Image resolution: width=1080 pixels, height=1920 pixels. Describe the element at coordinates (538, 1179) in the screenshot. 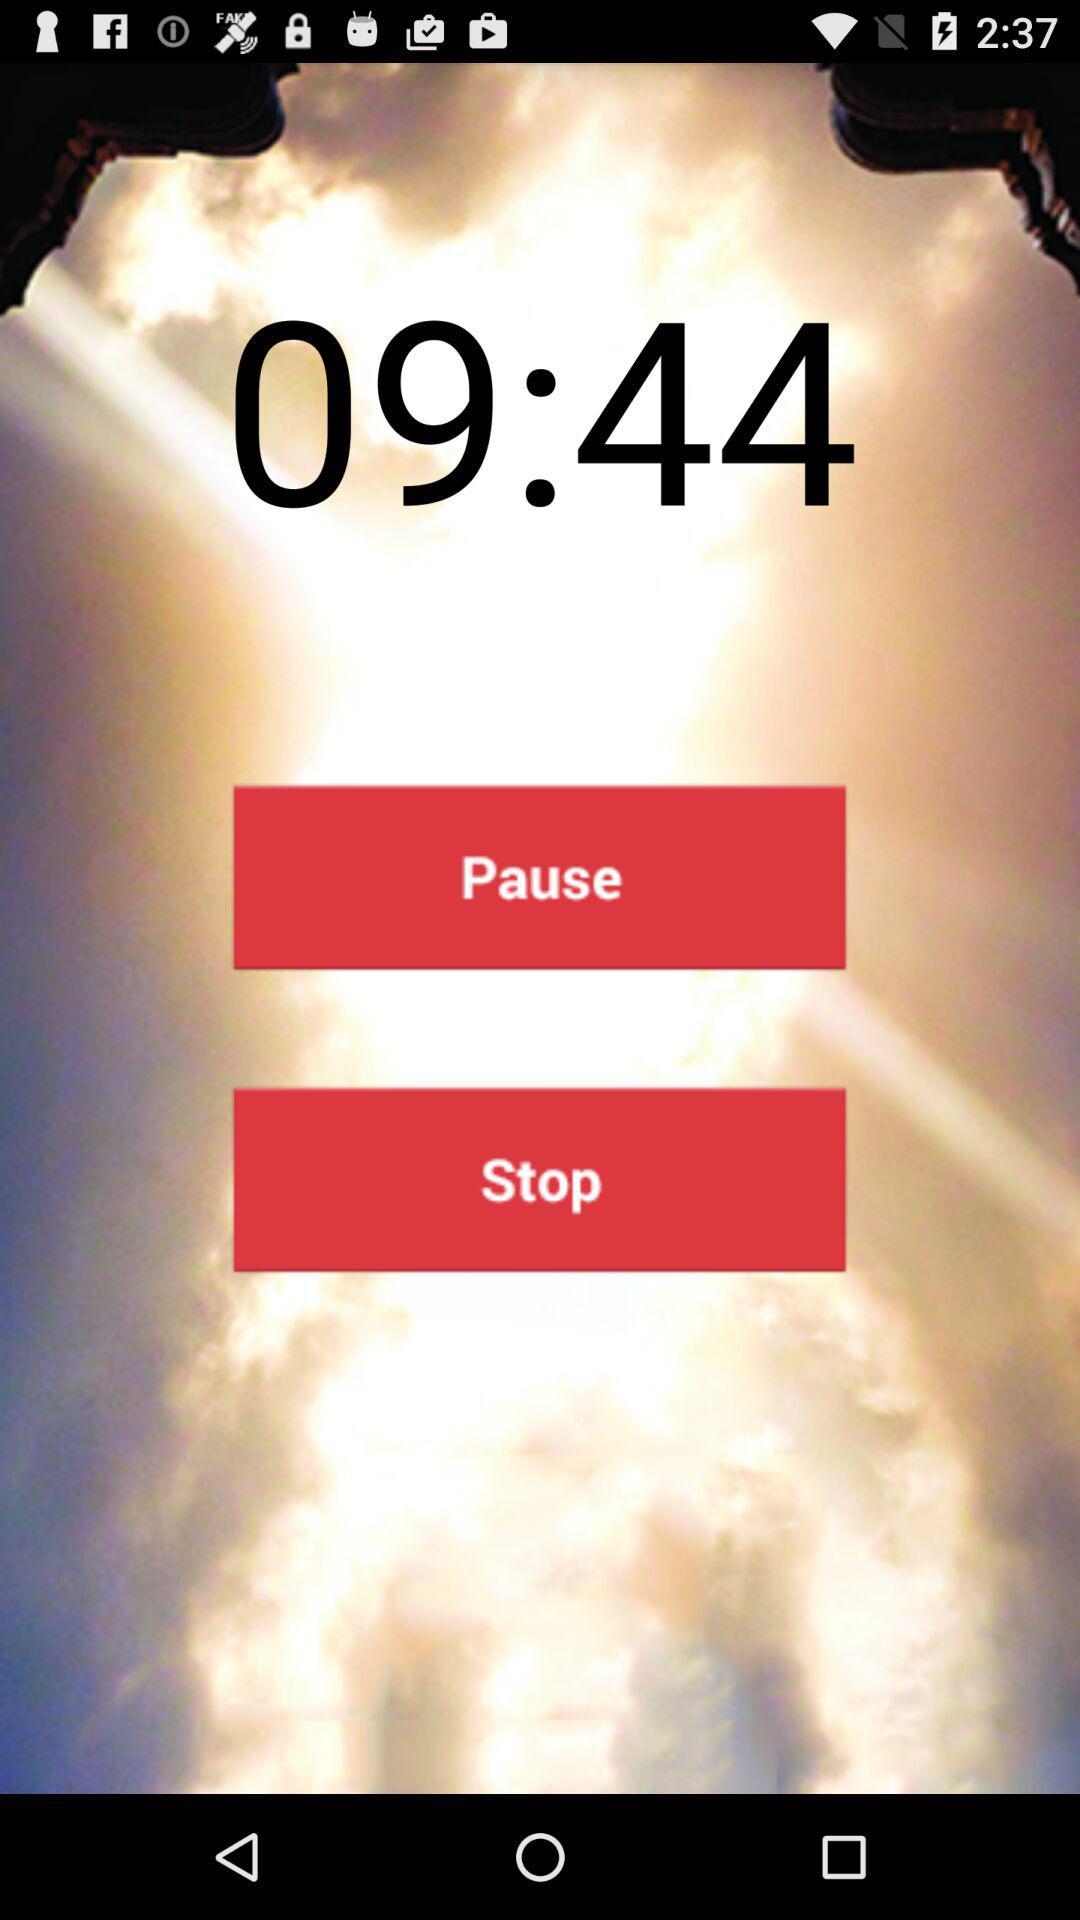

I see `stop` at that location.